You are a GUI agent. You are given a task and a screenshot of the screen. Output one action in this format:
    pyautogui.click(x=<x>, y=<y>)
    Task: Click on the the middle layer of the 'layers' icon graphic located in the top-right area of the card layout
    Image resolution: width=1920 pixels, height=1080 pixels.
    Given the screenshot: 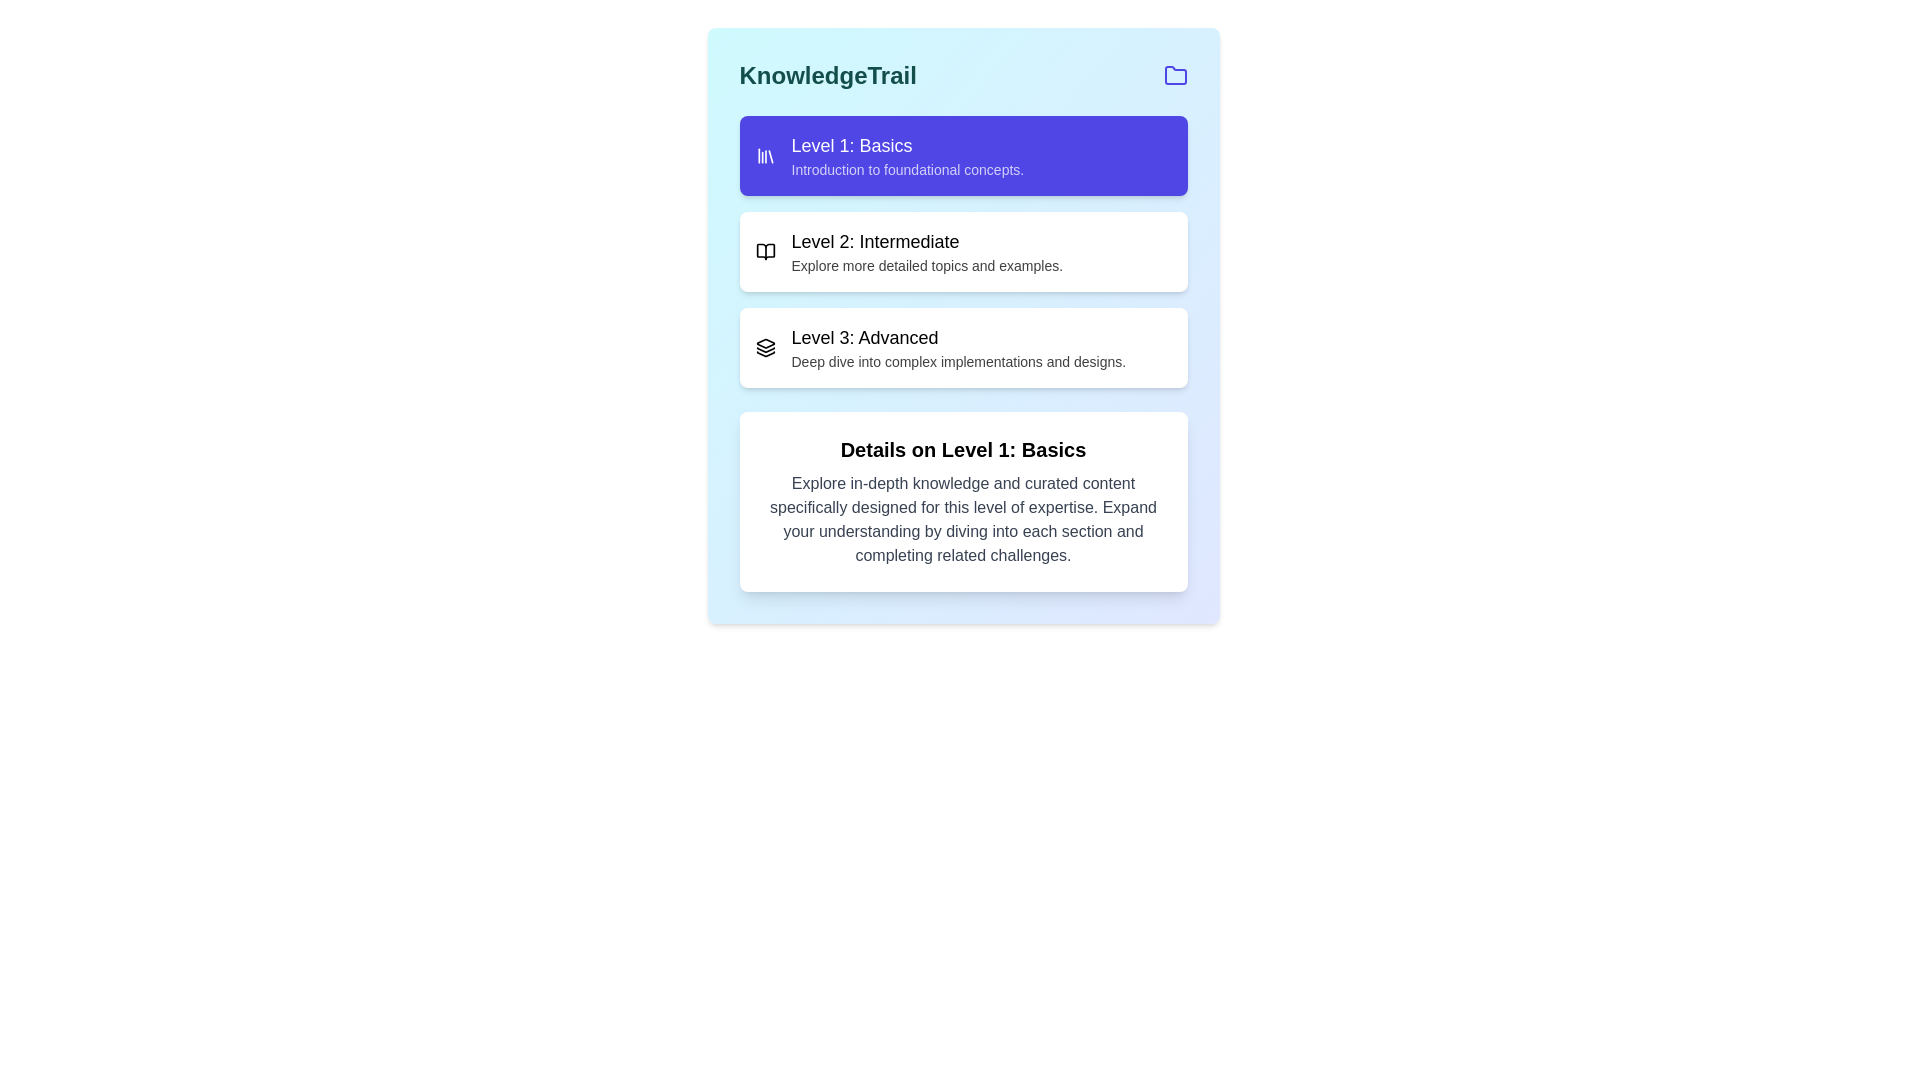 What is the action you would take?
    pyautogui.click(x=764, y=349)
    